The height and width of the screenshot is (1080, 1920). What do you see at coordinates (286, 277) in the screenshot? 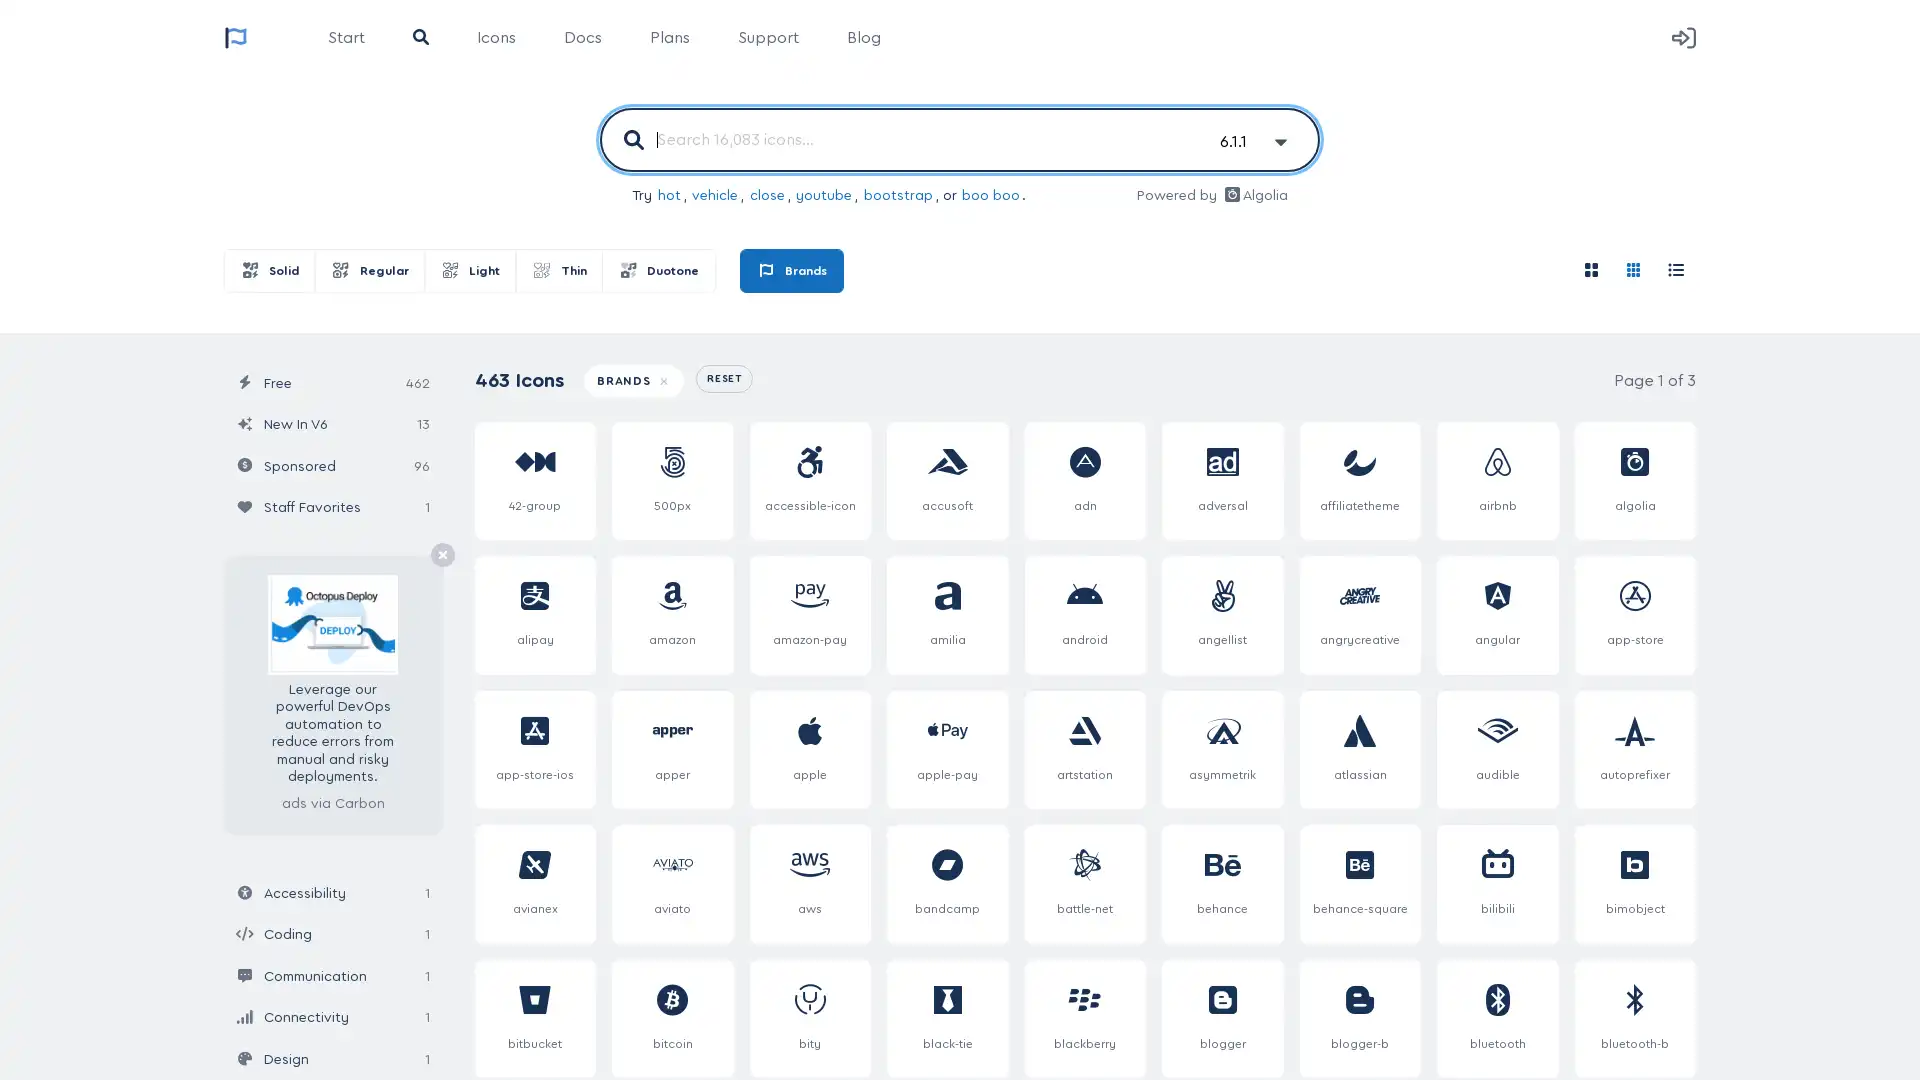
I see `Solid` at bounding box center [286, 277].